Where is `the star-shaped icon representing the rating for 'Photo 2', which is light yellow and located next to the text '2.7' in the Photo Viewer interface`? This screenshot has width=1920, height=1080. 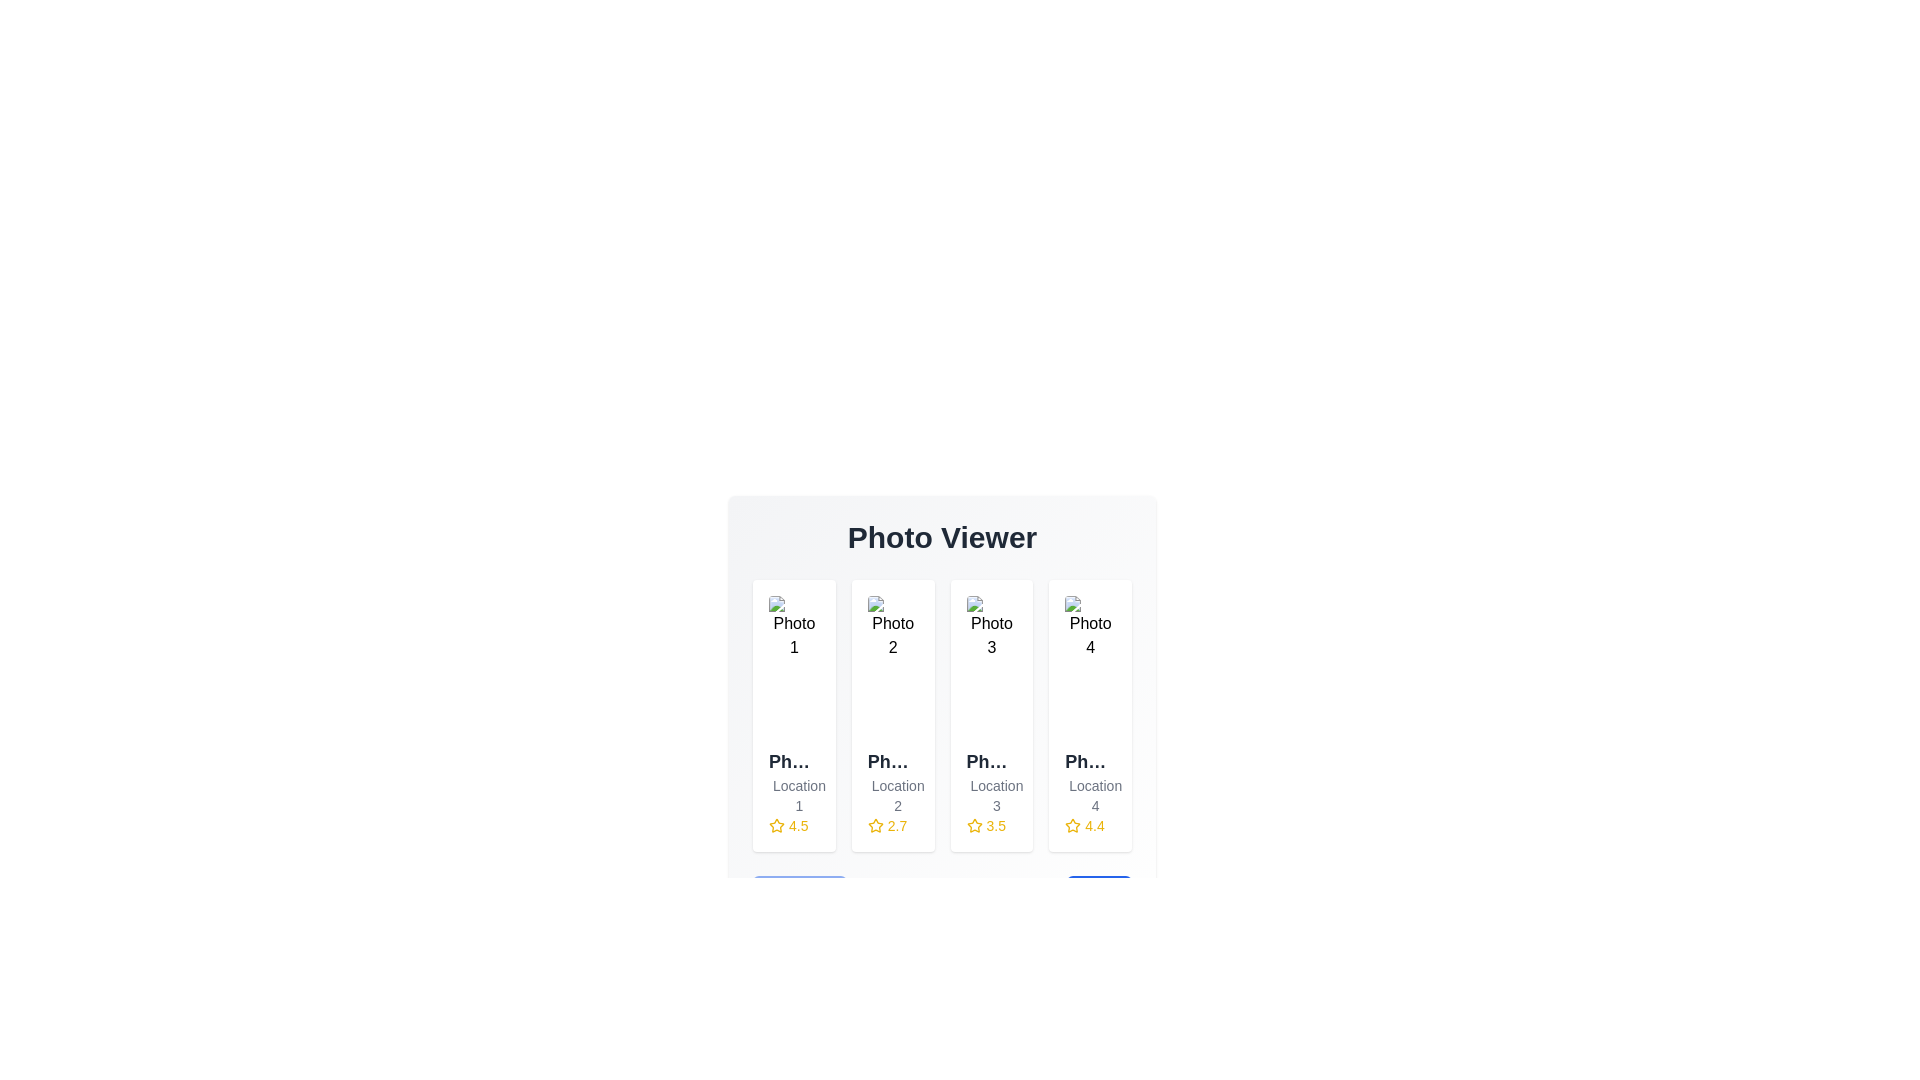
the star-shaped icon representing the rating for 'Photo 2', which is light yellow and located next to the text '2.7' in the Photo Viewer interface is located at coordinates (875, 825).